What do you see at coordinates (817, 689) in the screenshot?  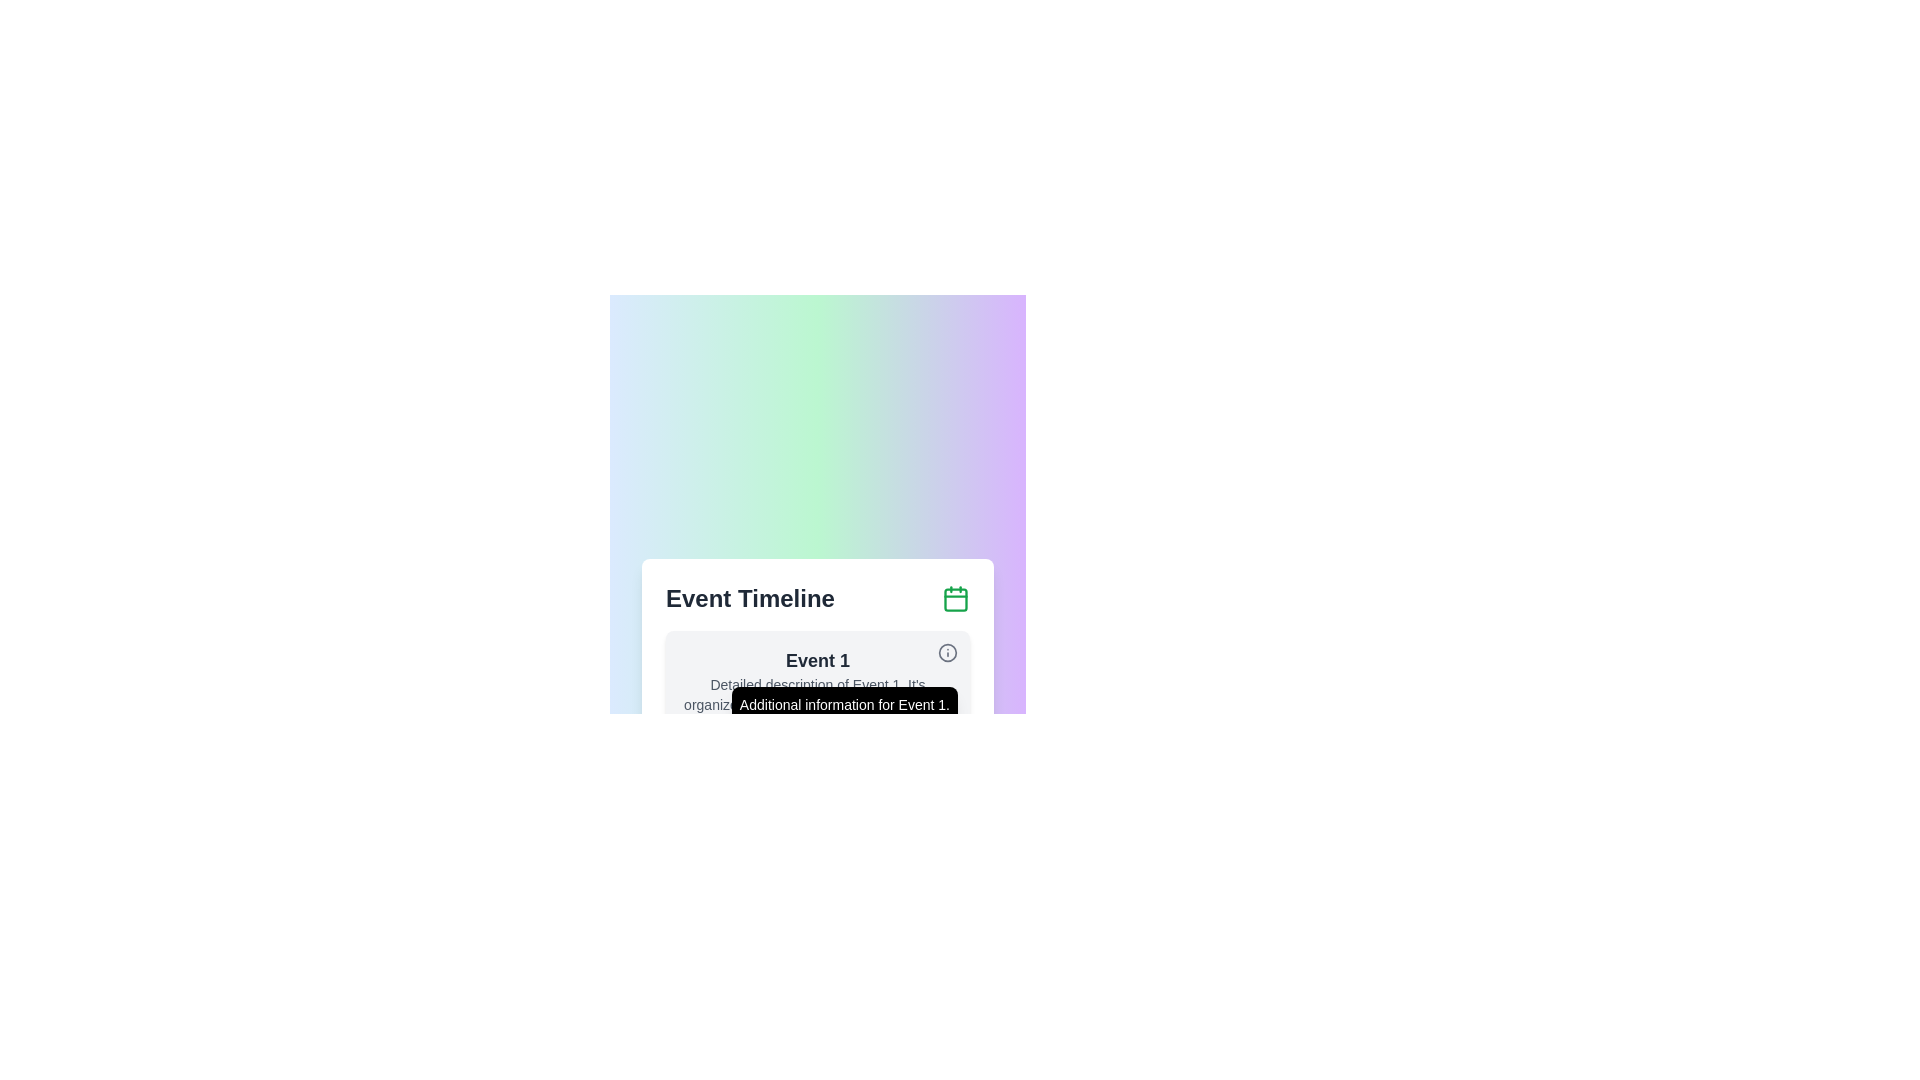 I see `displayed text from the tooltip with a black background and white text stating 'Additional information for Event 1.', located directly below the 'Detailed description of Event 1'` at bounding box center [817, 689].